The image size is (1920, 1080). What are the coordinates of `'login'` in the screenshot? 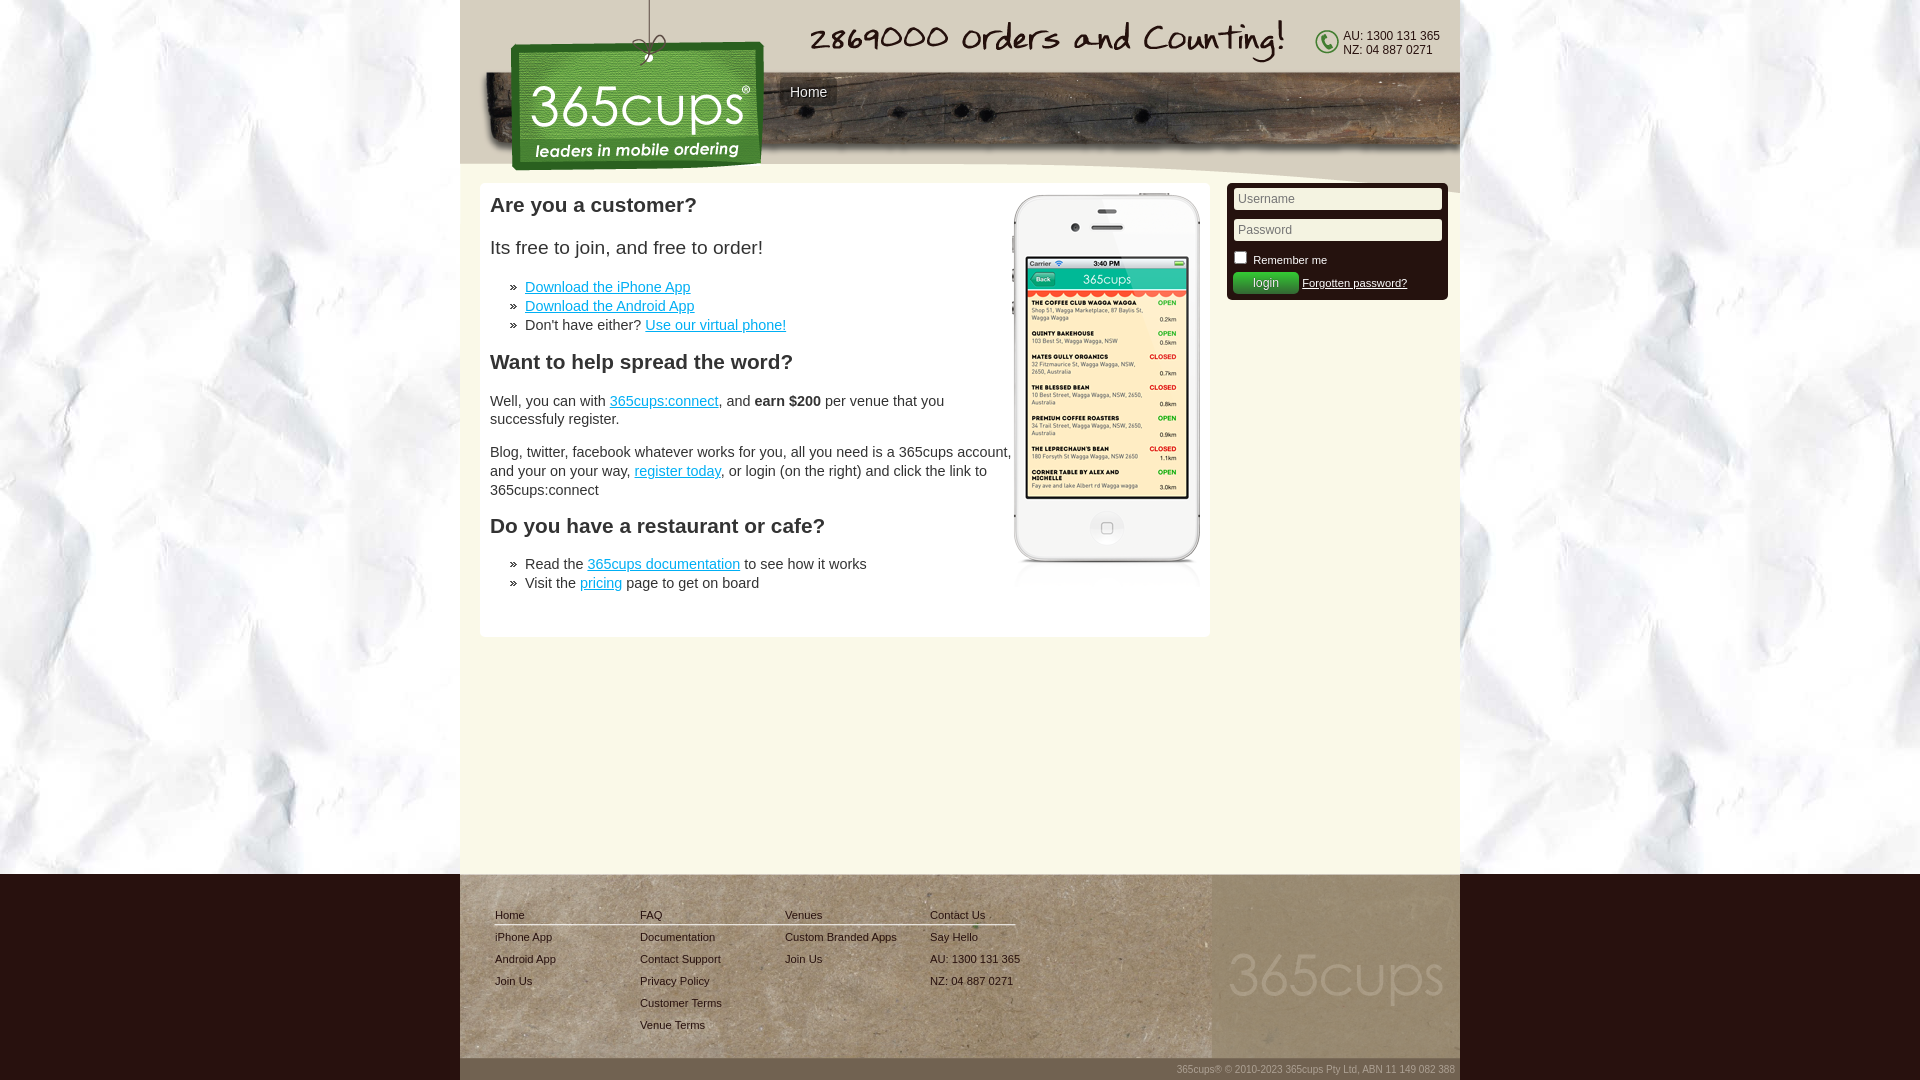 It's located at (1265, 282).